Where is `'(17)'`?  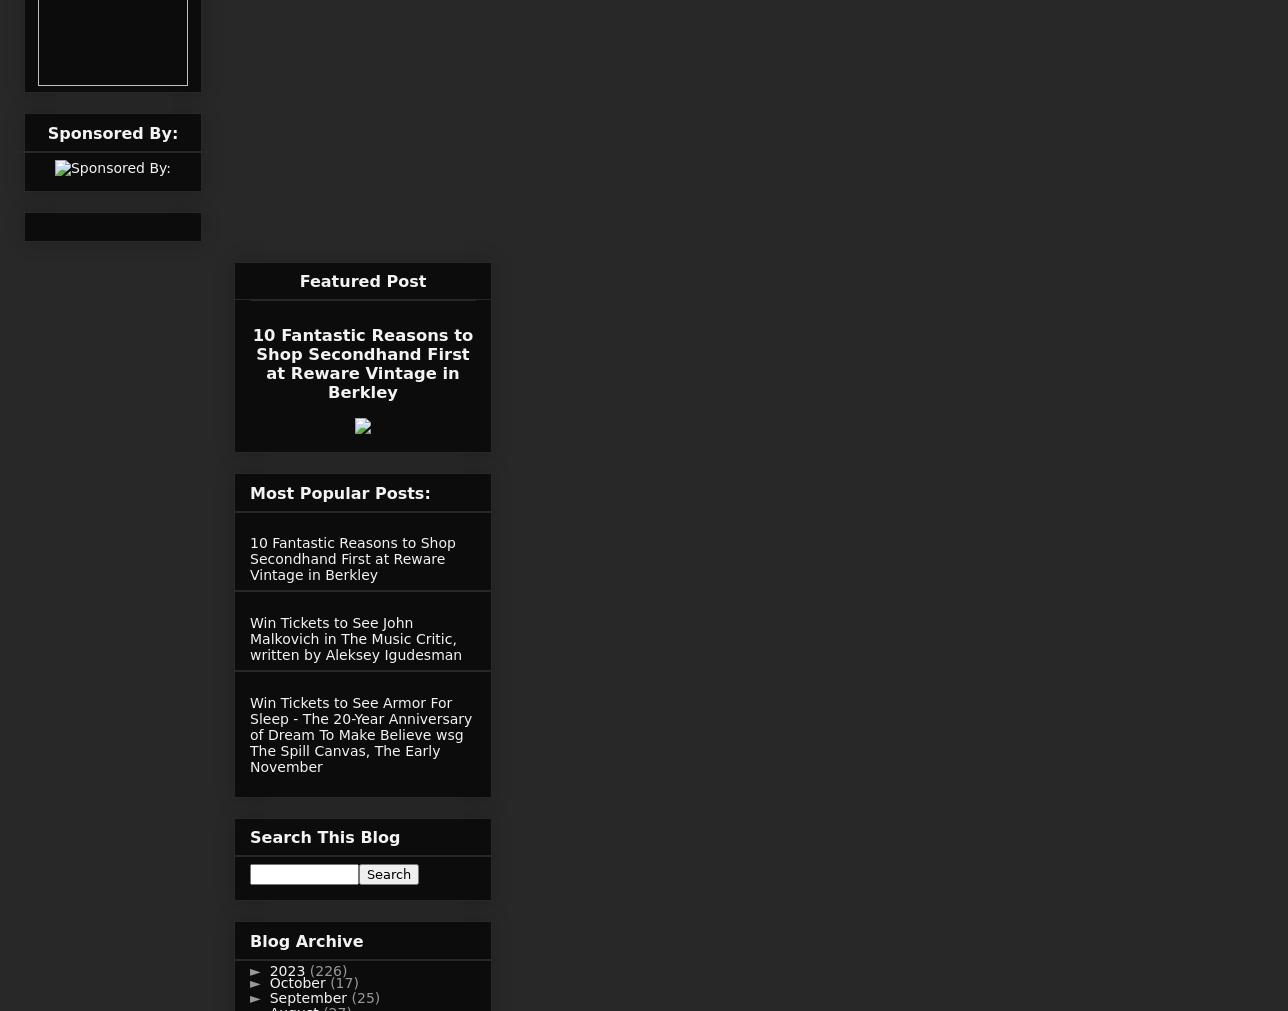 '(17)' is located at coordinates (344, 981).